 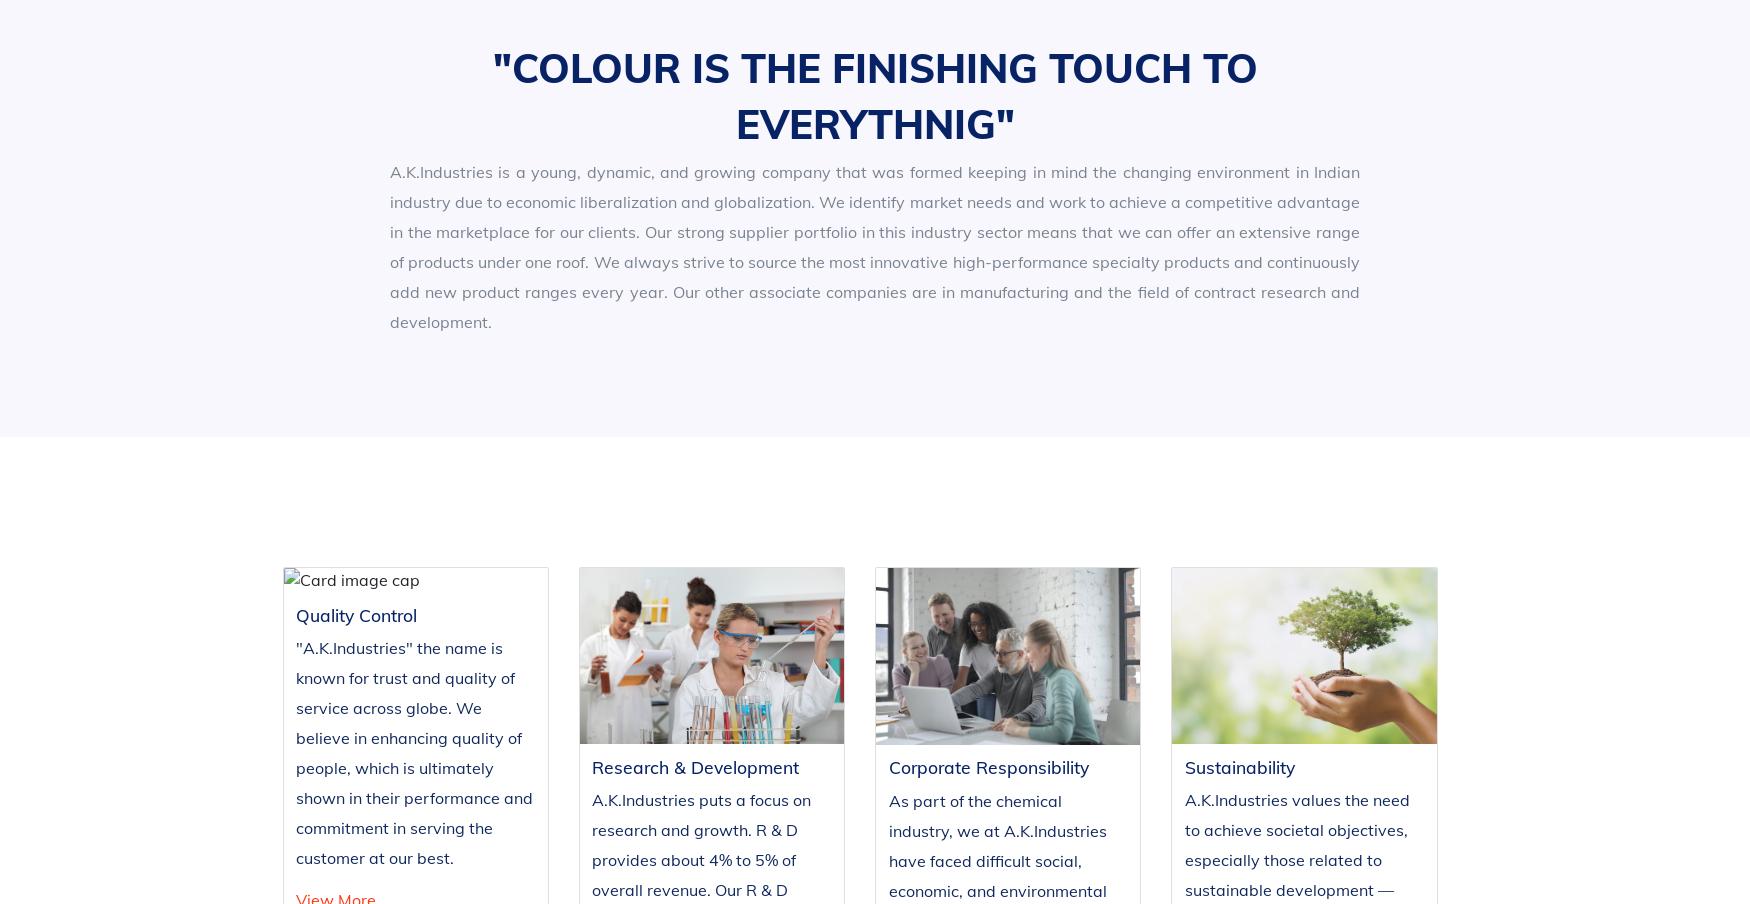 I want to click on 'A.K.Industries, Plot No.1315', so click(x=1293, y=744).